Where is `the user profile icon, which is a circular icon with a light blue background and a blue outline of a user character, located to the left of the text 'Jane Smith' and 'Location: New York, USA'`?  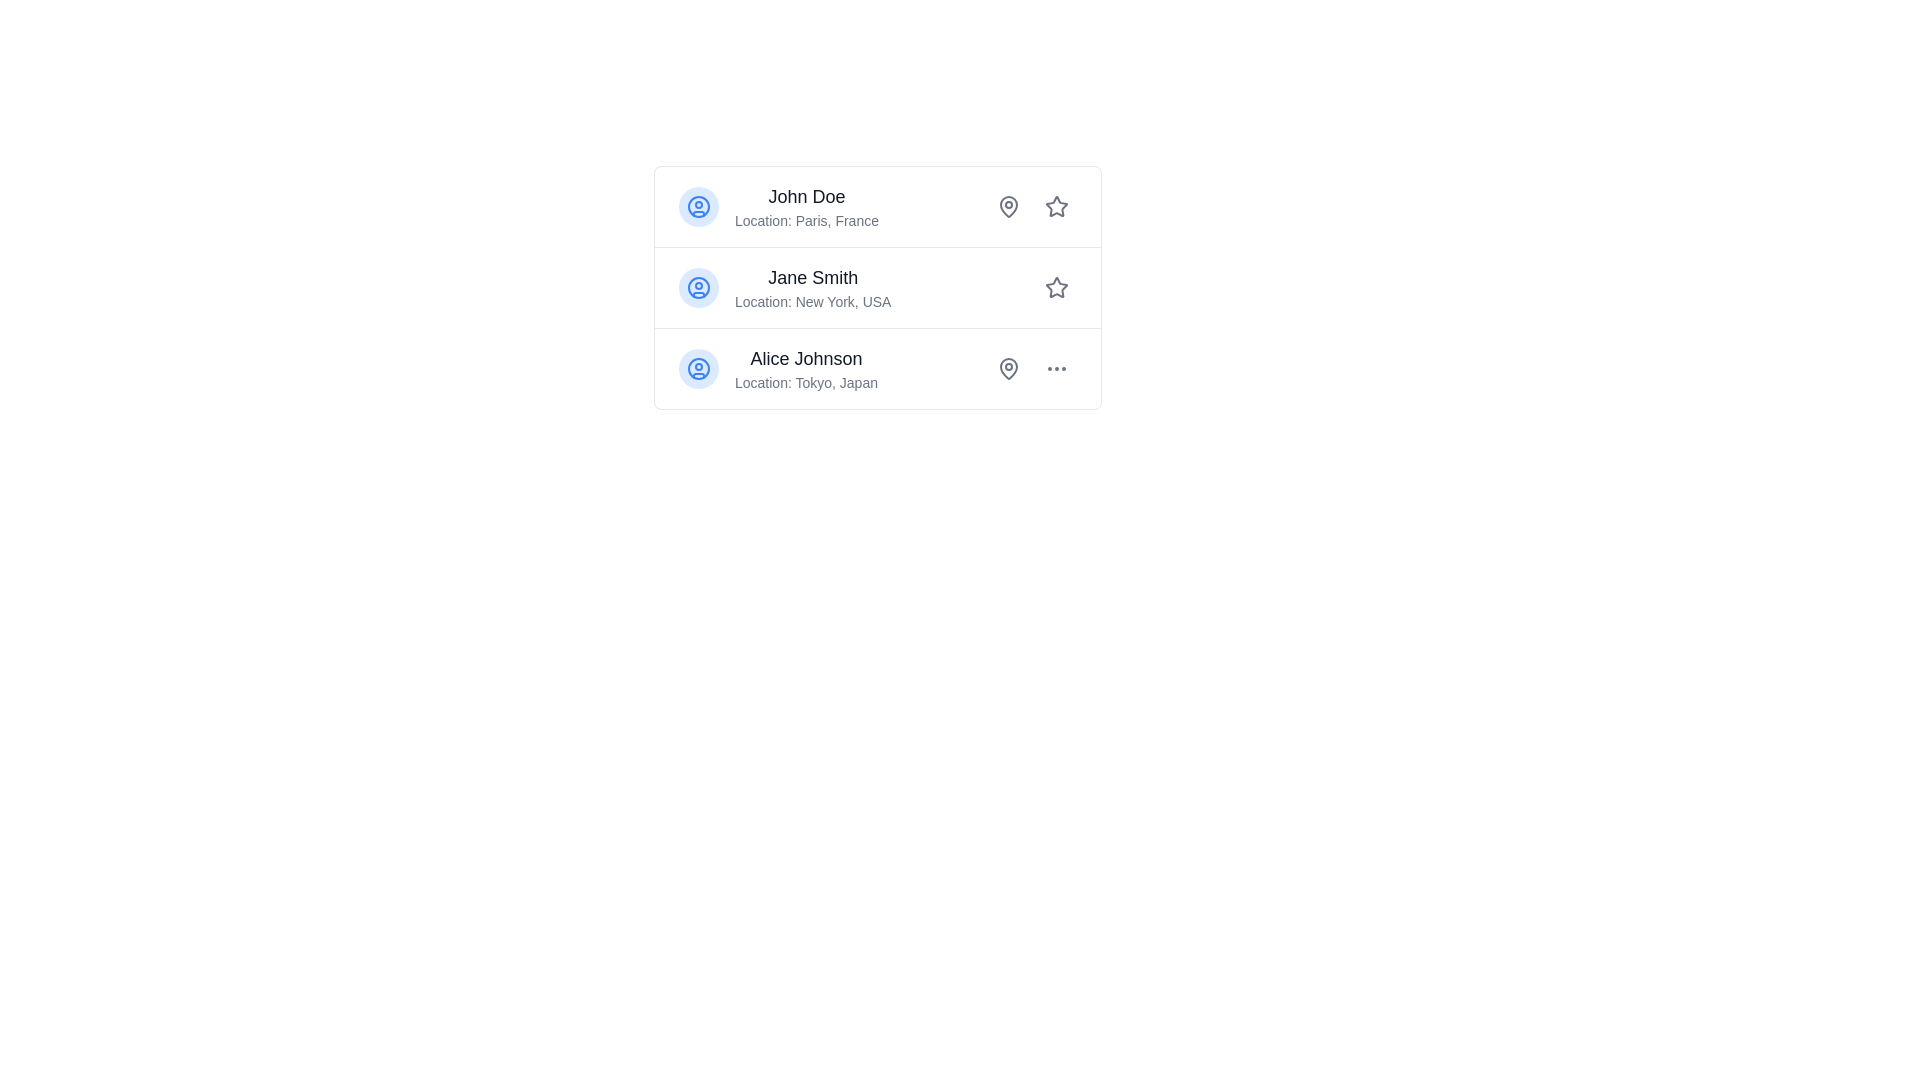 the user profile icon, which is a circular icon with a light blue background and a blue outline of a user character, located to the left of the text 'Jane Smith' and 'Location: New York, USA' is located at coordinates (699, 288).